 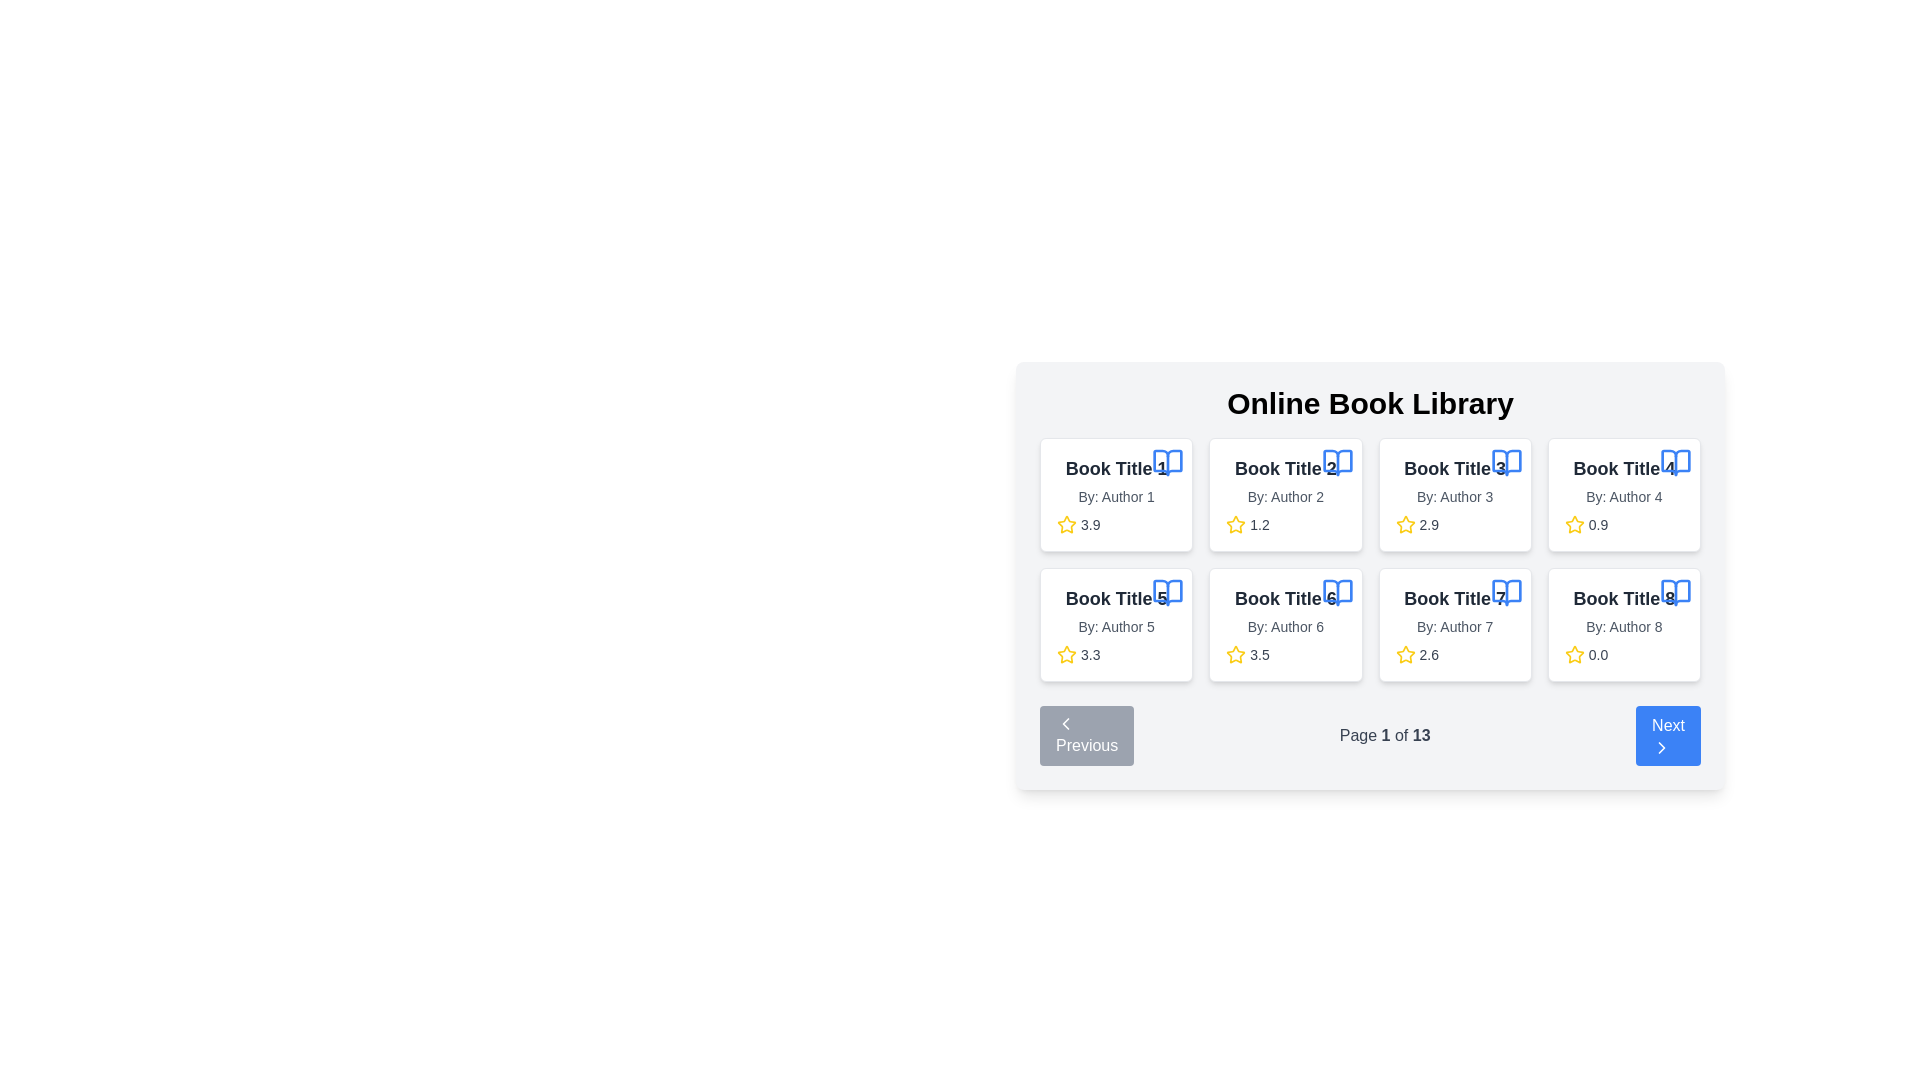 I want to click on the title header of the book, which is located, so click(x=1285, y=597).